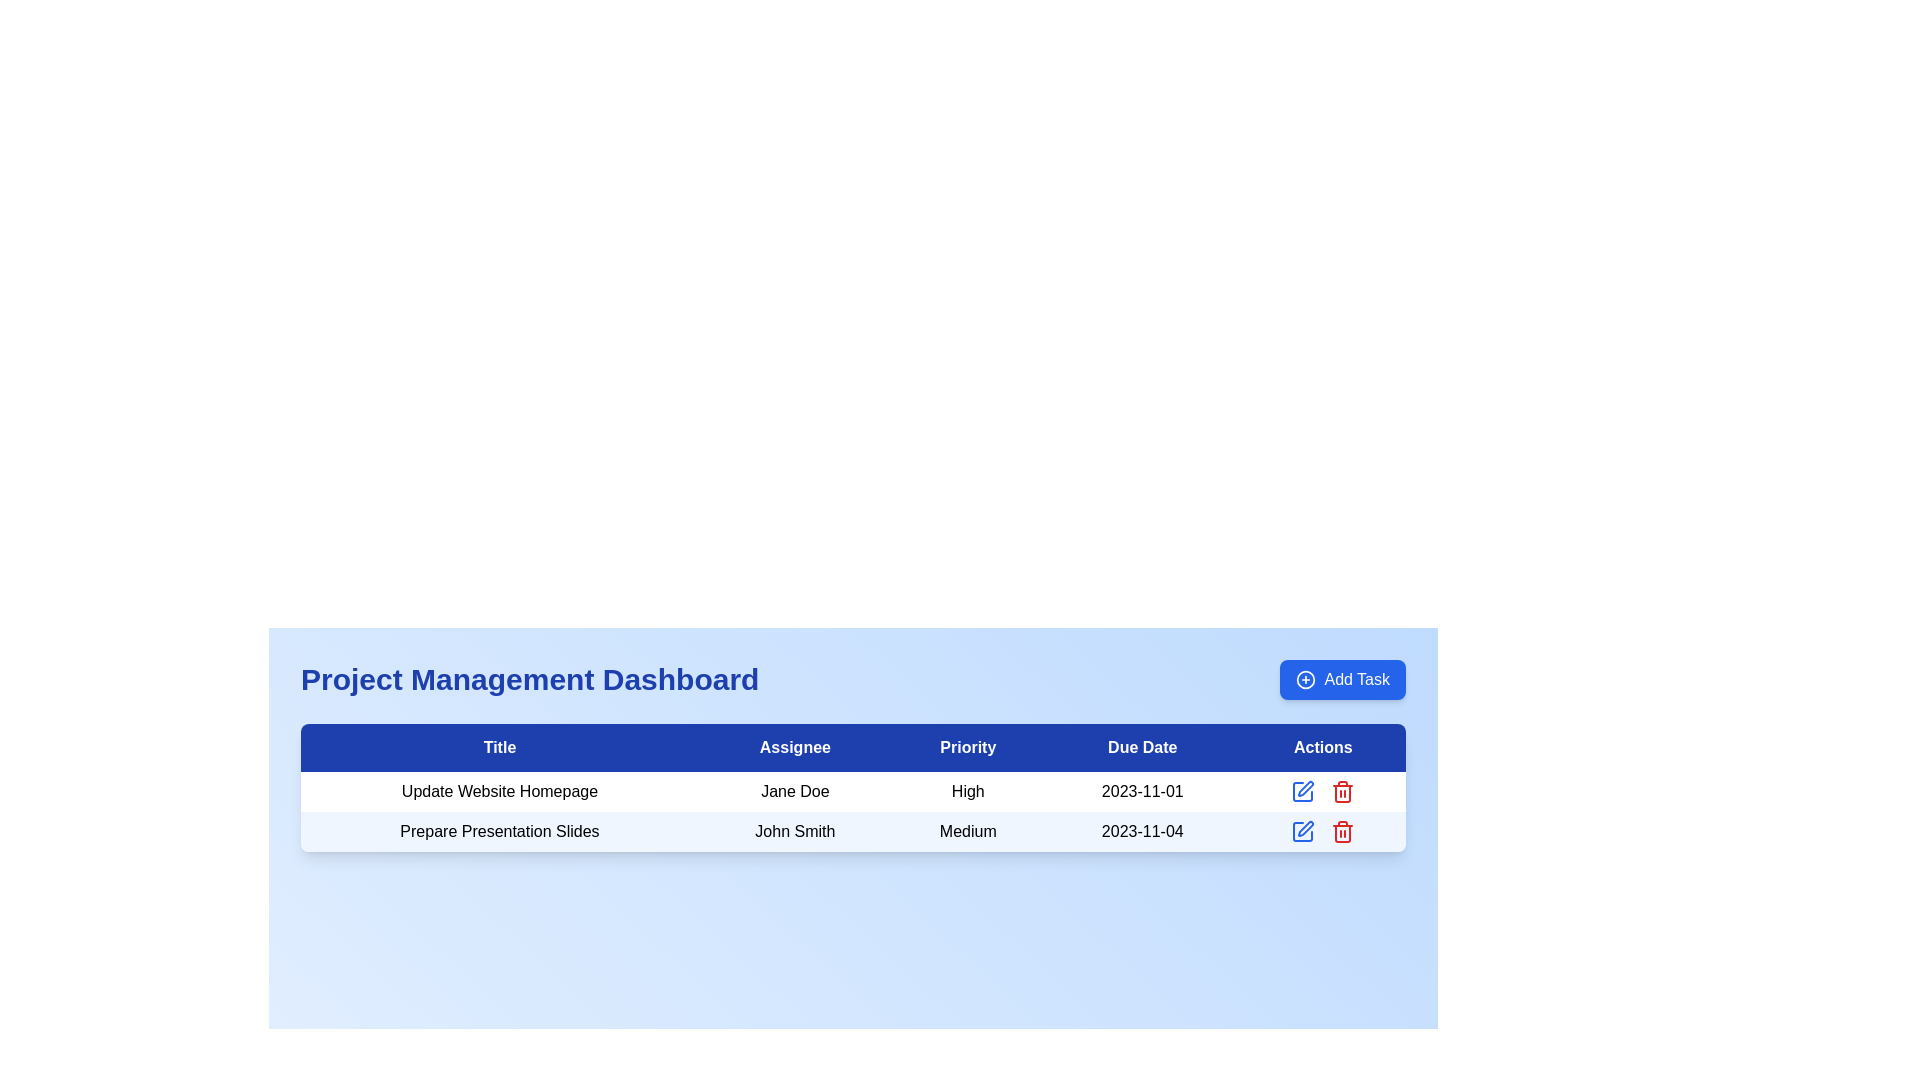 Image resolution: width=1920 pixels, height=1080 pixels. What do you see at coordinates (1306, 678) in the screenshot?
I see `the circular icon with a plus sign in the middle, which is located to the left of the 'Add Task' button` at bounding box center [1306, 678].